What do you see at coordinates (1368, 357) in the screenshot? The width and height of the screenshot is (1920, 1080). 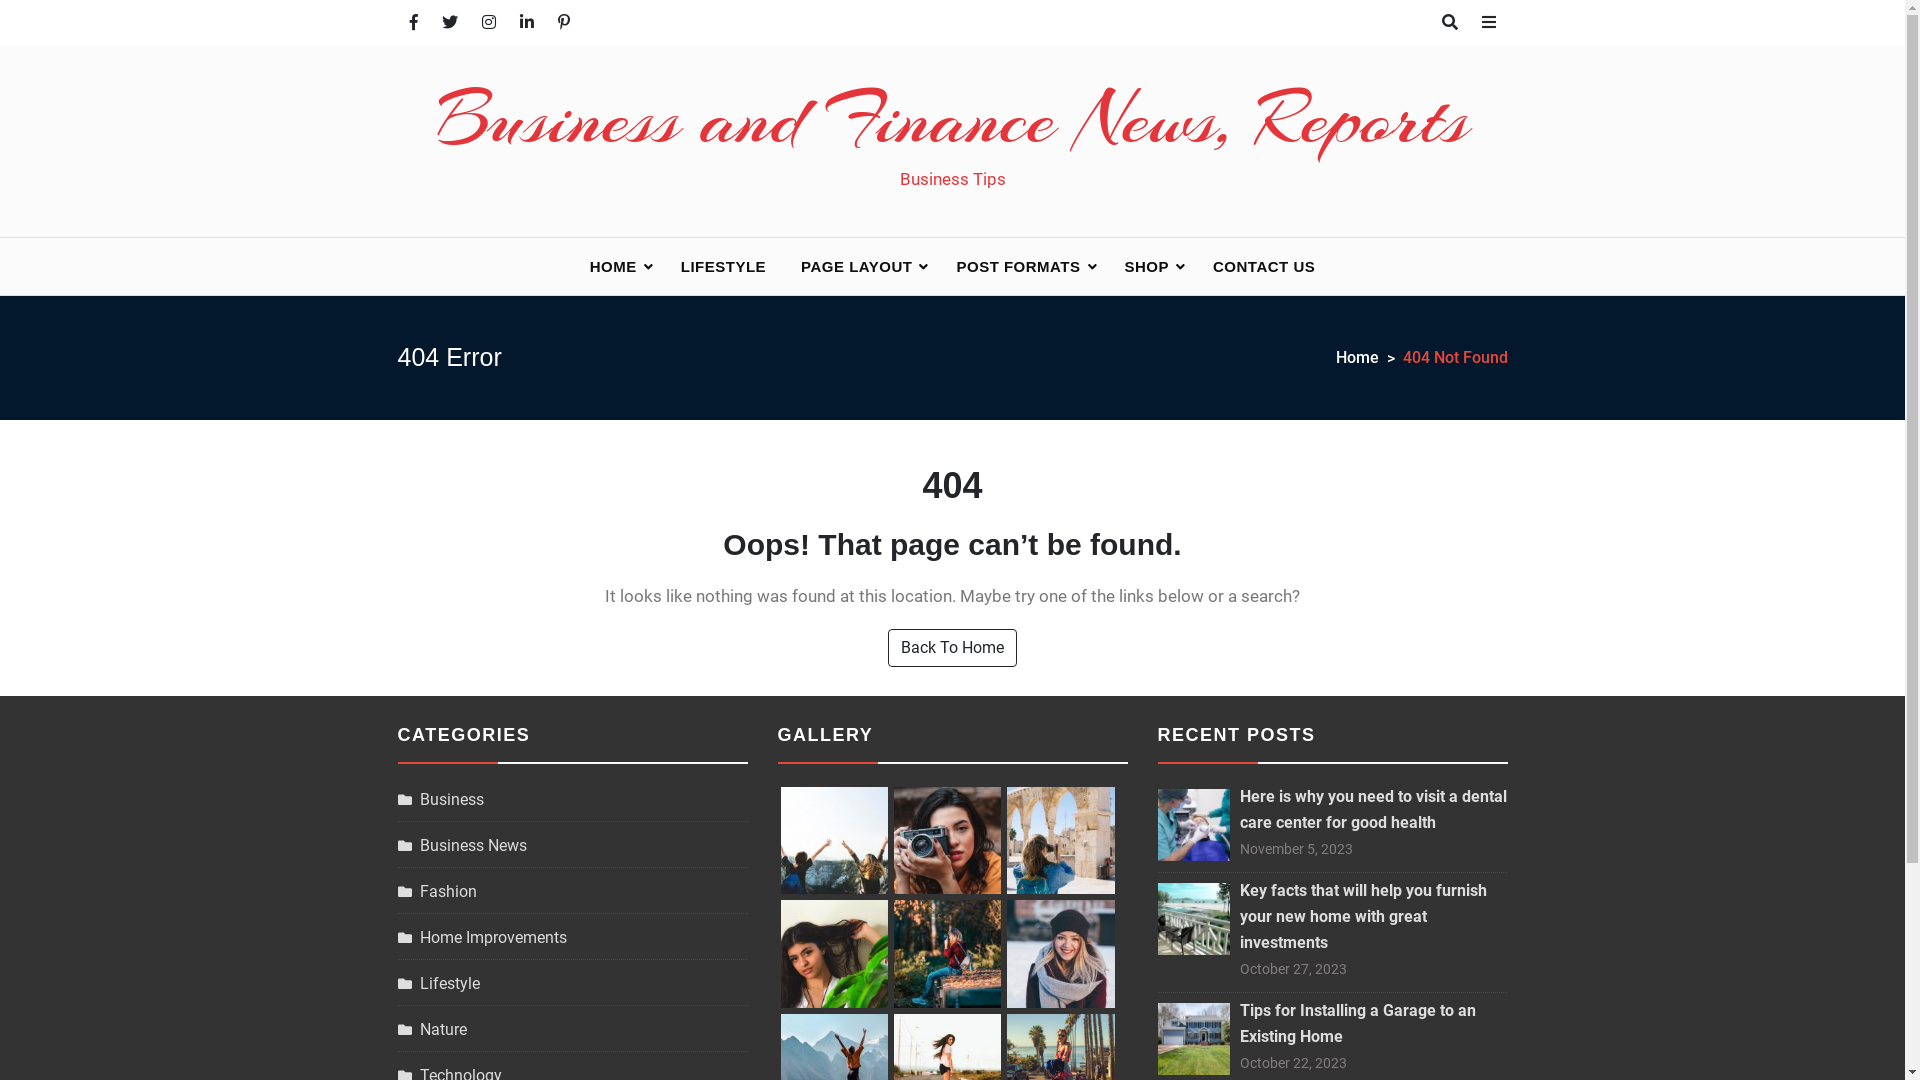 I see `'Home'` at bounding box center [1368, 357].